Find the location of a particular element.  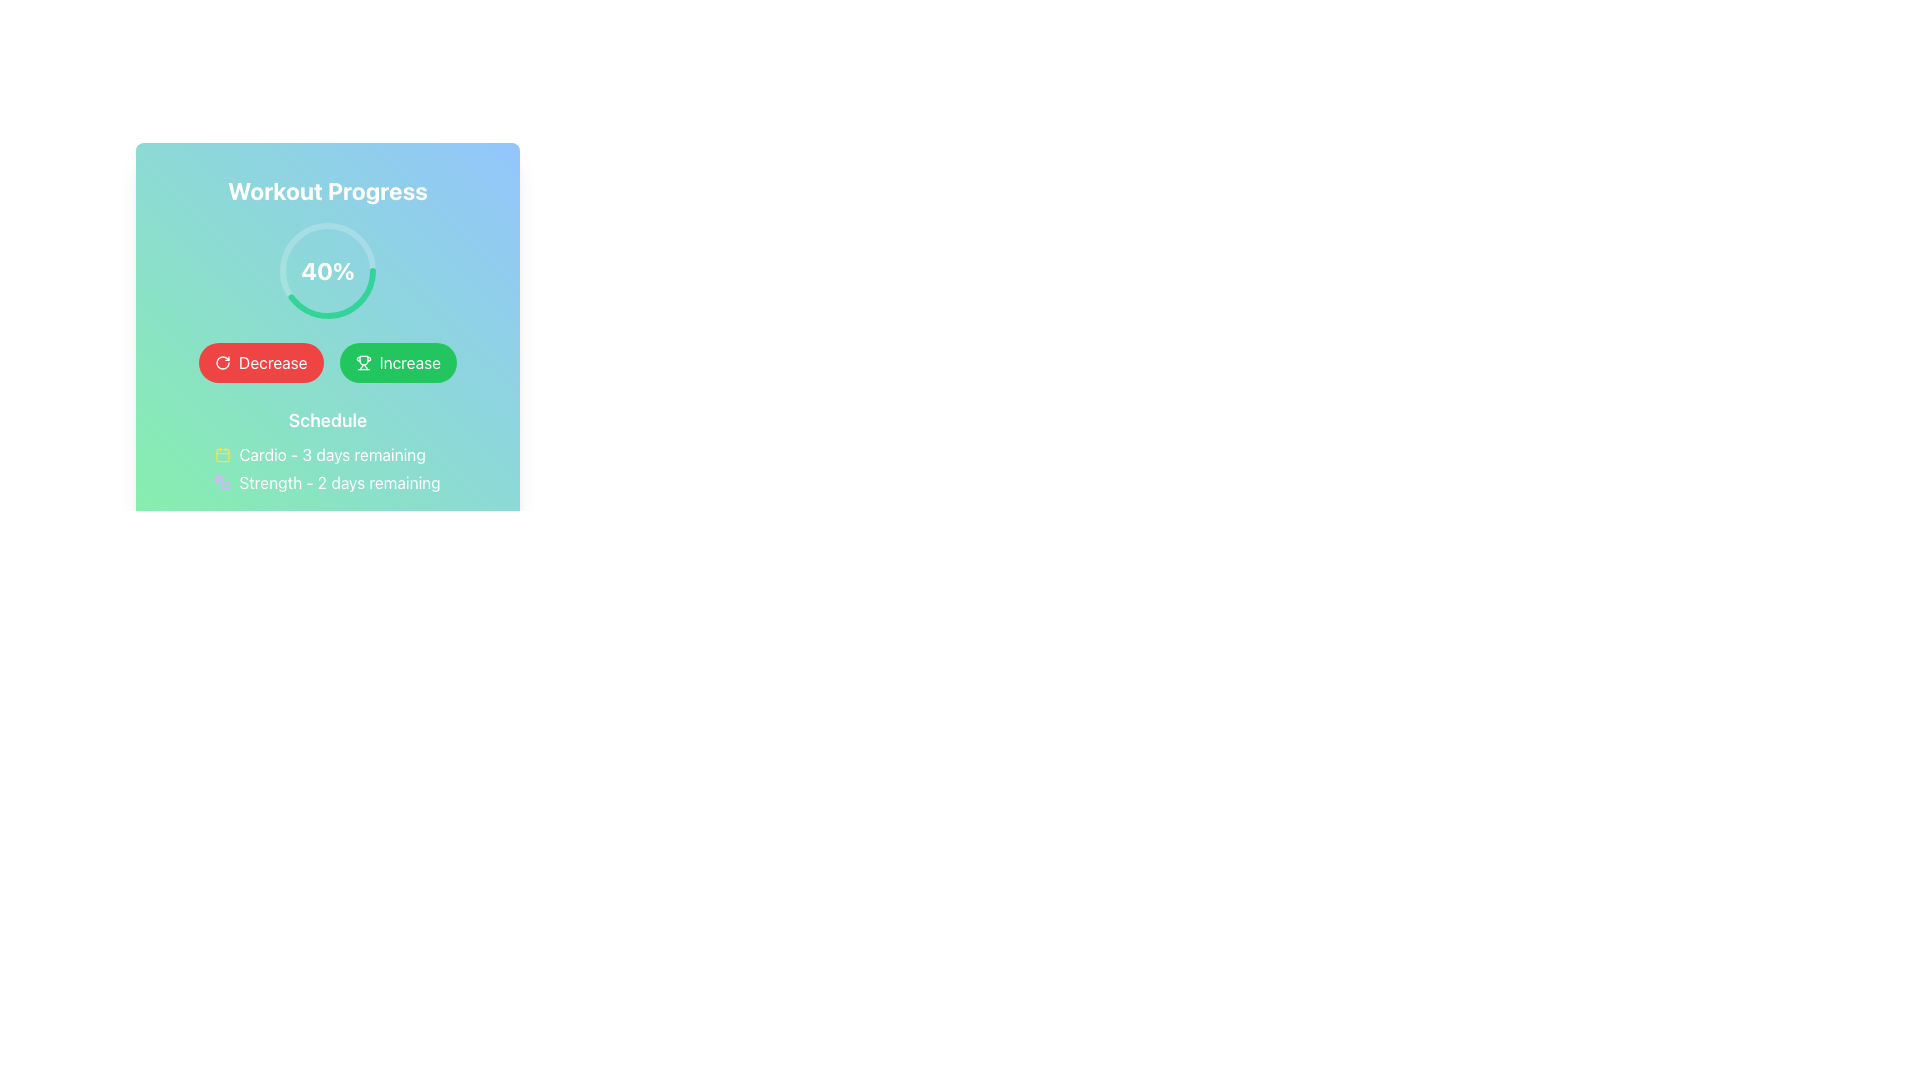

the circular progress indicator displaying '40%' at its center, styled with a green progress arc and located under the title 'Workout Progress' is located at coordinates (327, 270).